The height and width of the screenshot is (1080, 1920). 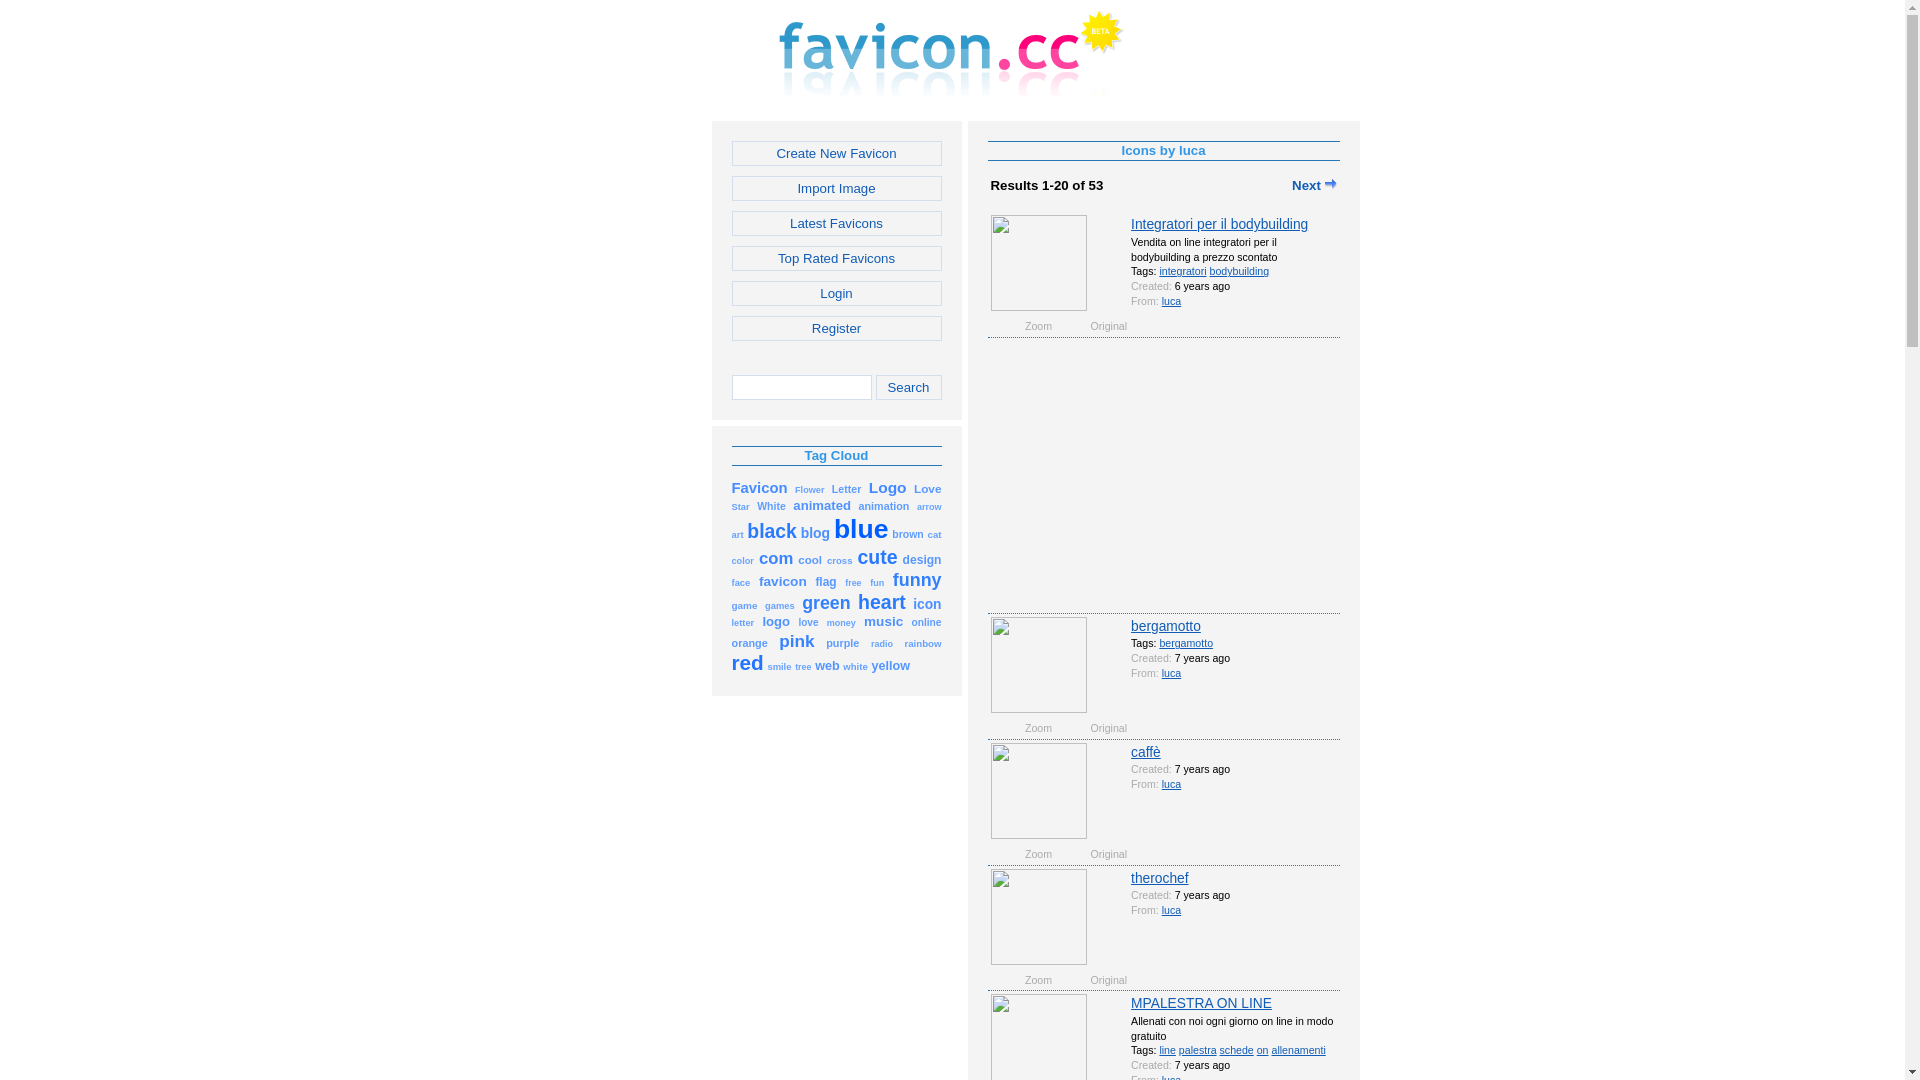 What do you see at coordinates (836, 293) in the screenshot?
I see `'Login'` at bounding box center [836, 293].